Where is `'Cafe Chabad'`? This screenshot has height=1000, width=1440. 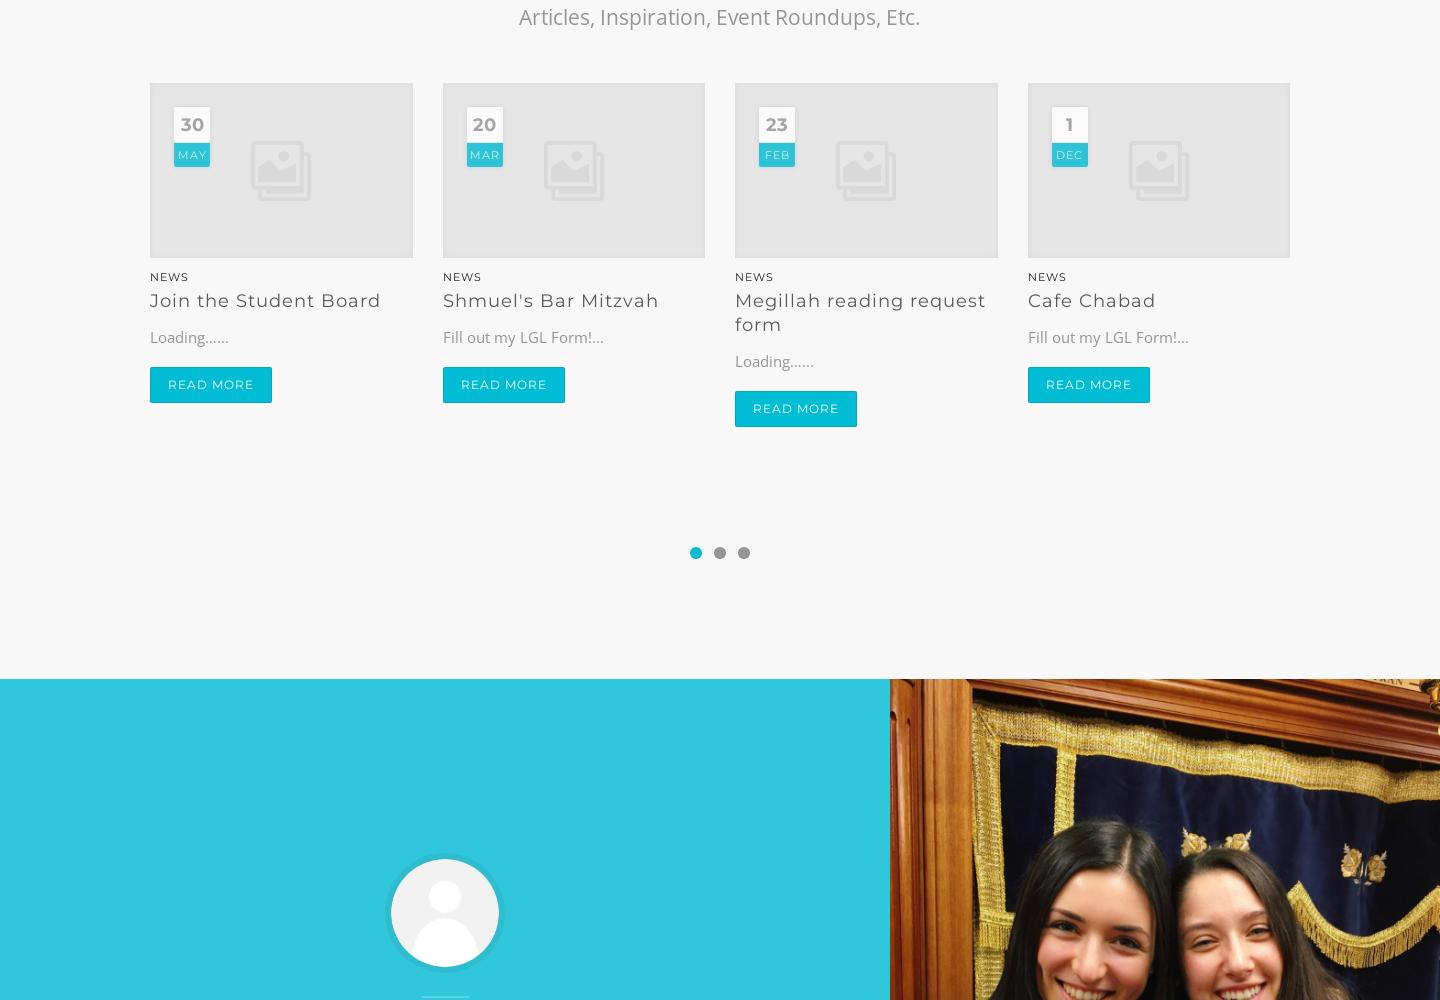
'Cafe Chabad' is located at coordinates (1027, 301).